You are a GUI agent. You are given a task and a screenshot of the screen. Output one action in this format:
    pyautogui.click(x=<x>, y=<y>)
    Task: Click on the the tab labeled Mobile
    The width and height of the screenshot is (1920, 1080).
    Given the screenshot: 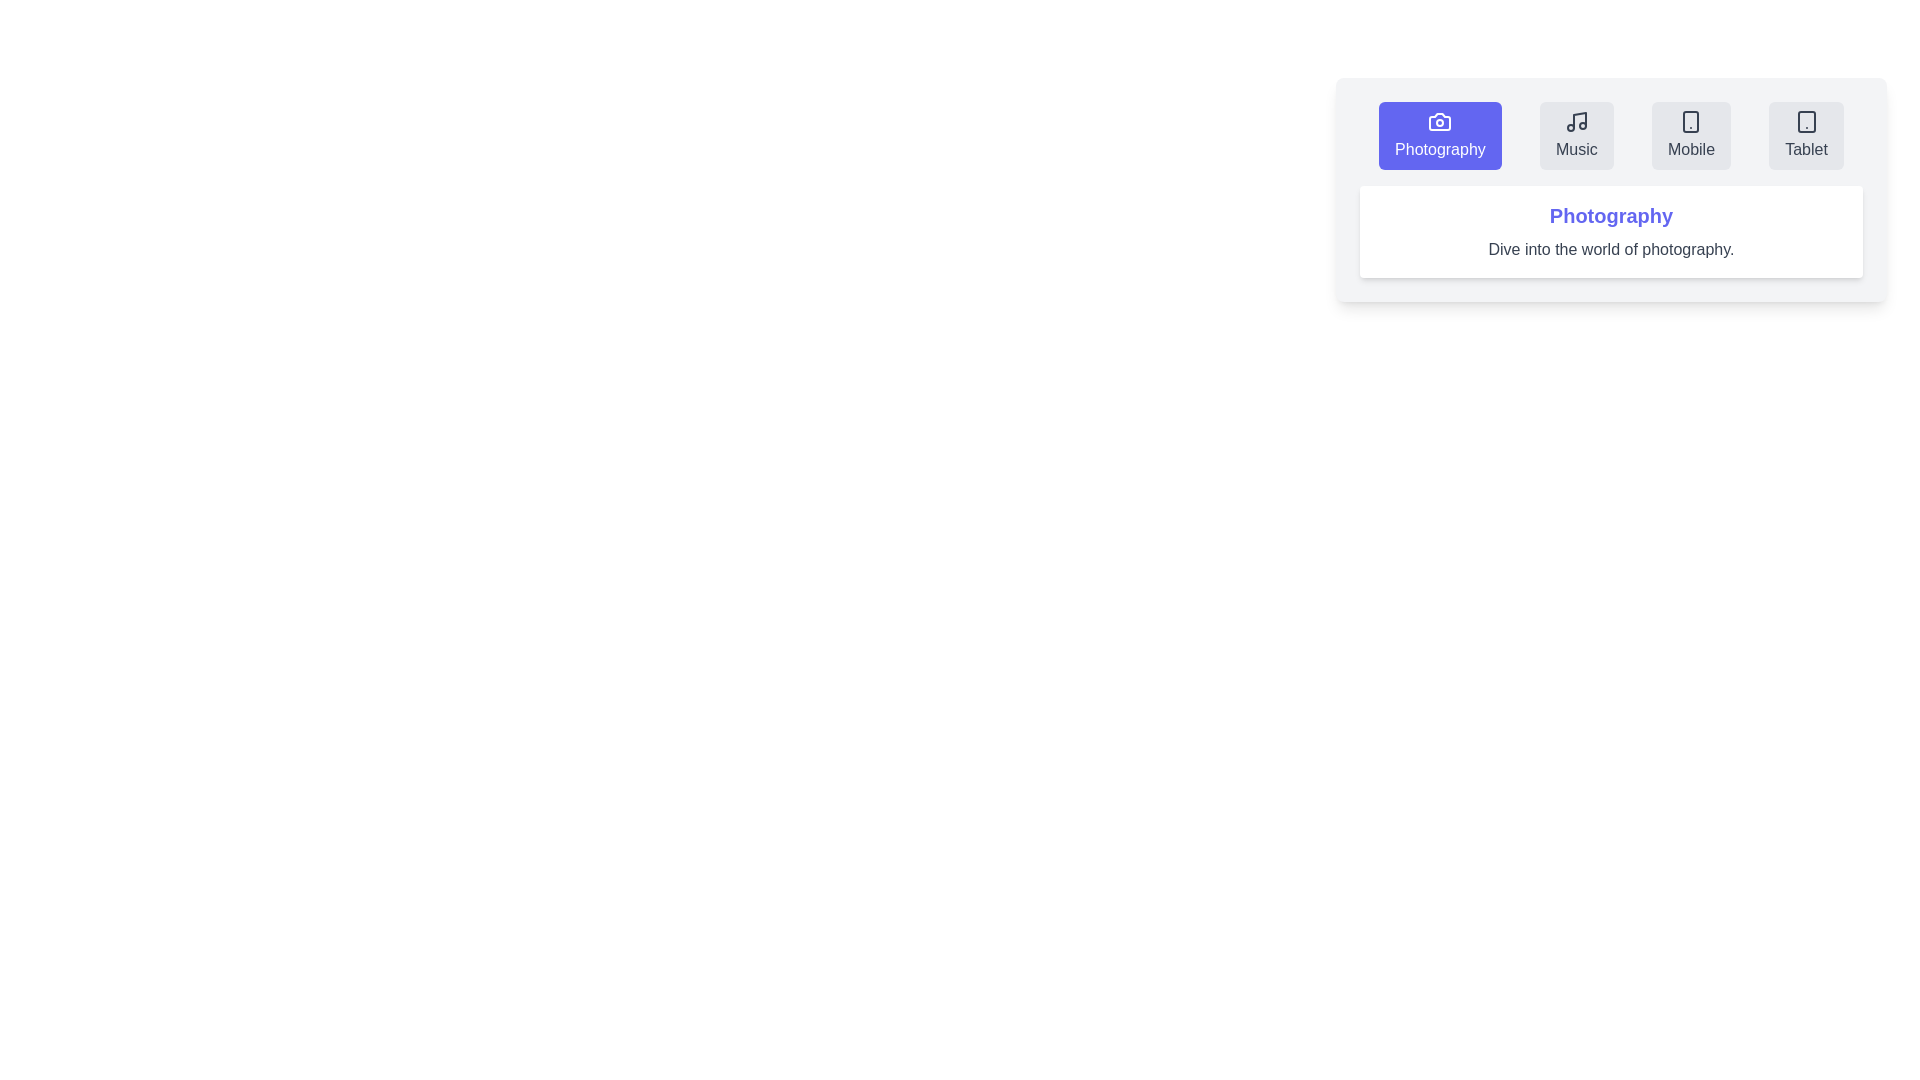 What is the action you would take?
    pyautogui.click(x=1690, y=135)
    